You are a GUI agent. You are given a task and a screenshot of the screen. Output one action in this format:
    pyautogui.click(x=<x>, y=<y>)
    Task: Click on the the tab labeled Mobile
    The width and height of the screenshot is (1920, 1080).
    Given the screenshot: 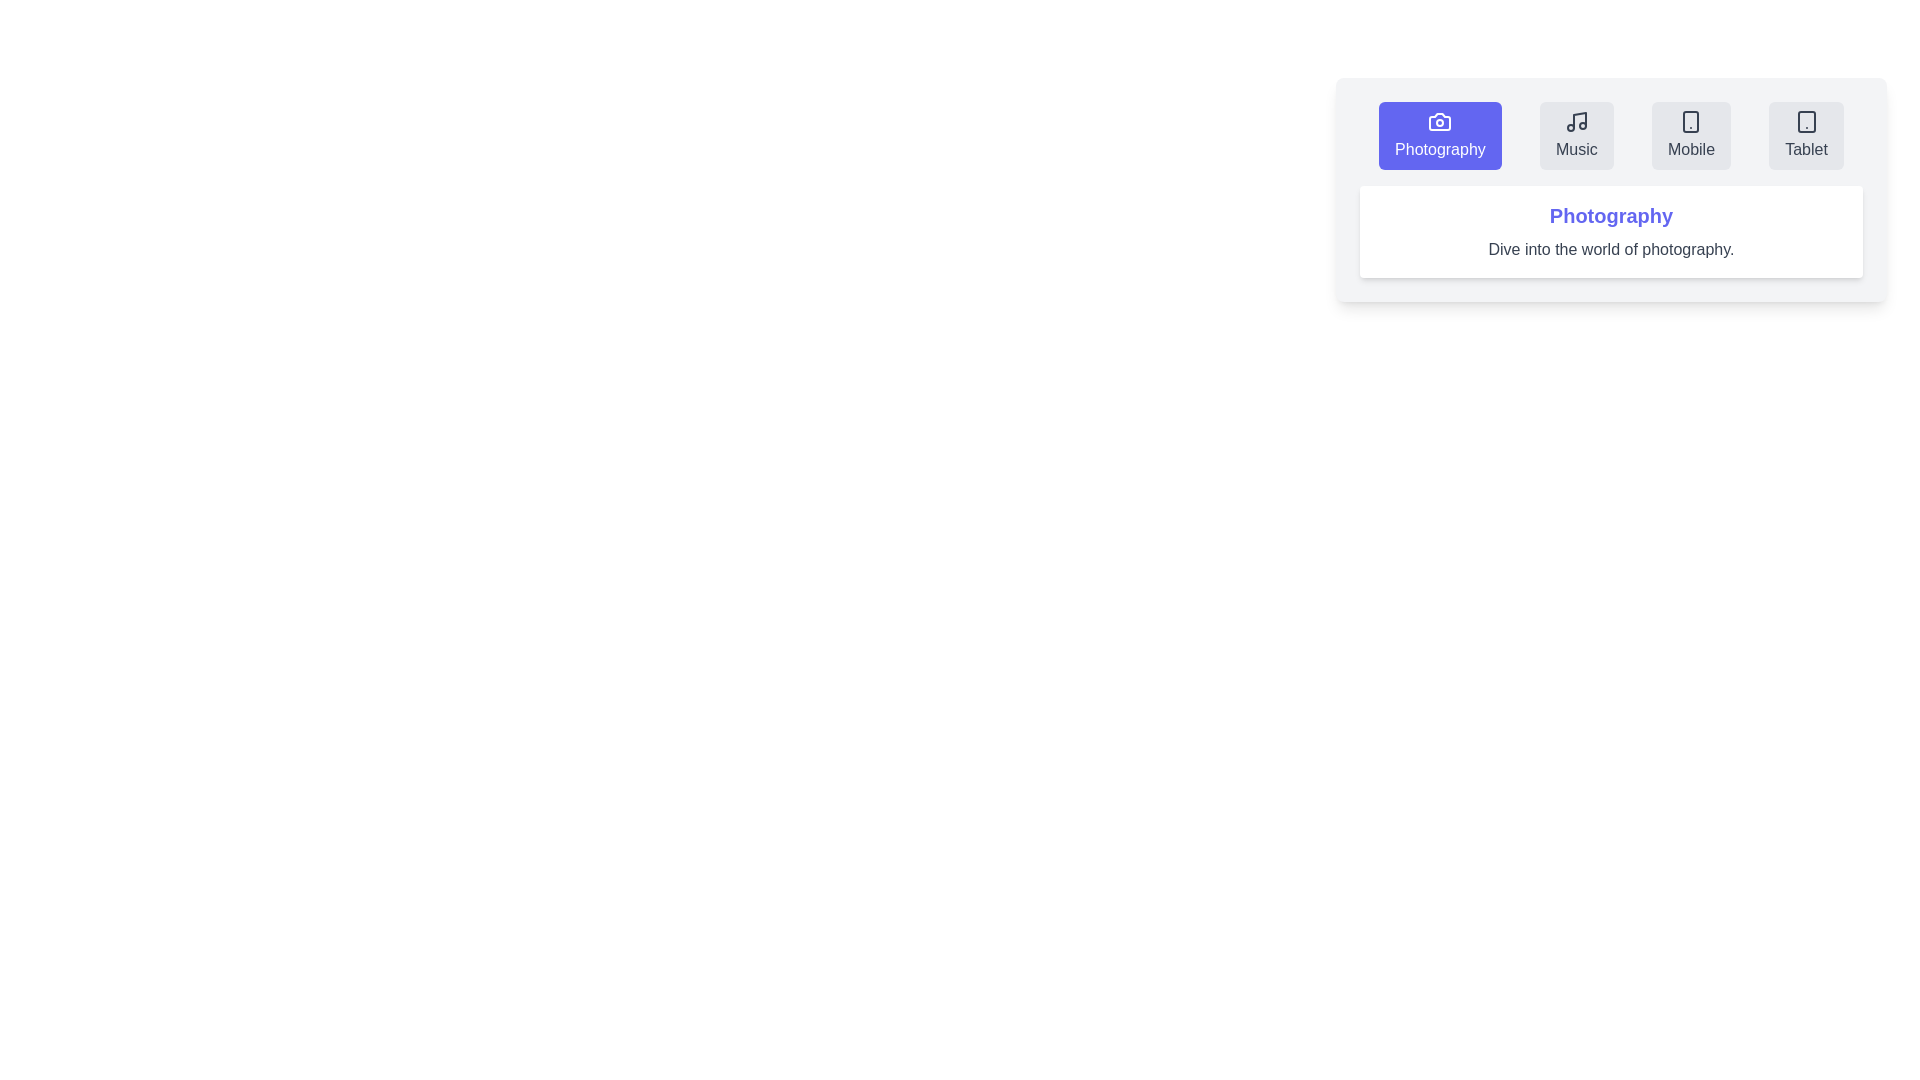 What is the action you would take?
    pyautogui.click(x=1690, y=135)
    